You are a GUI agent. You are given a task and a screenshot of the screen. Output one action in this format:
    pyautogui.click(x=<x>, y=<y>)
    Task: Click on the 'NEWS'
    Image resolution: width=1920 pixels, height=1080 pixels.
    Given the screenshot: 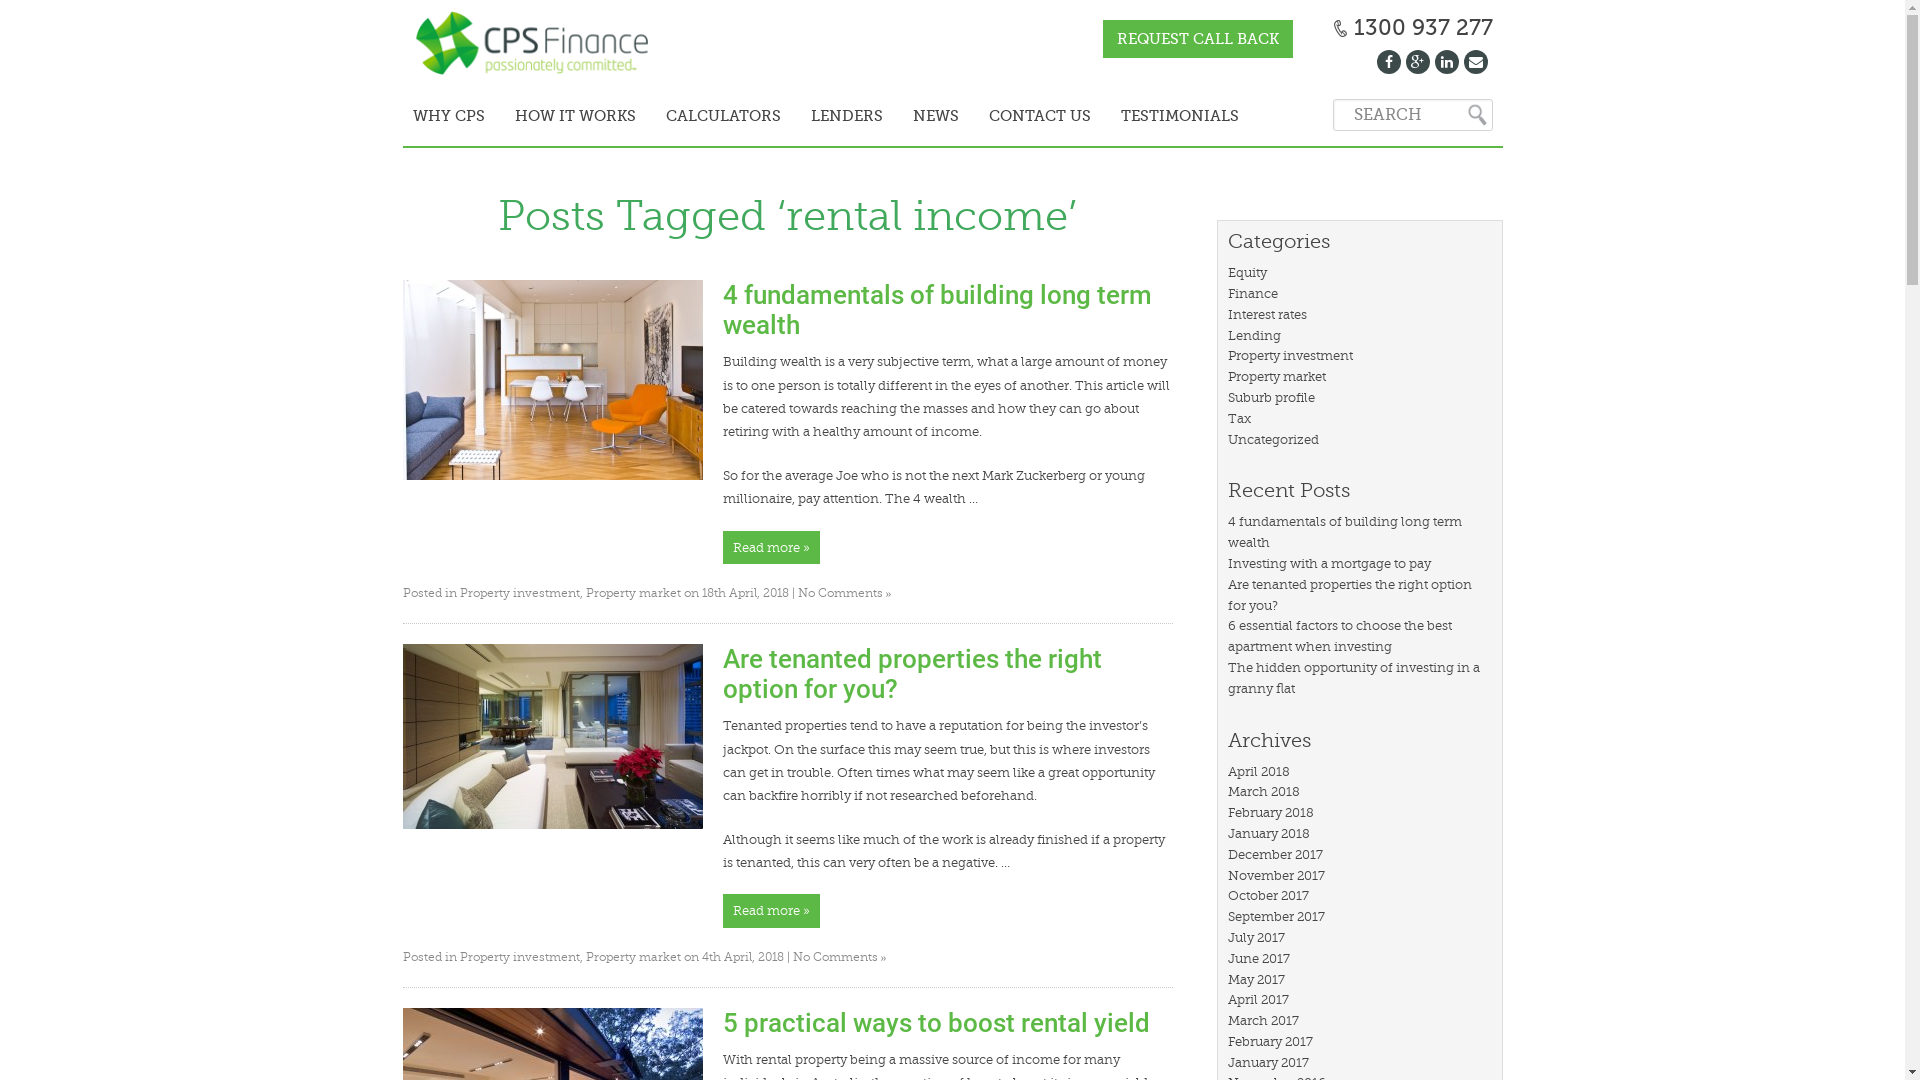 What is the action you would take?
    pyautogui.click(x=935, y=113)
    